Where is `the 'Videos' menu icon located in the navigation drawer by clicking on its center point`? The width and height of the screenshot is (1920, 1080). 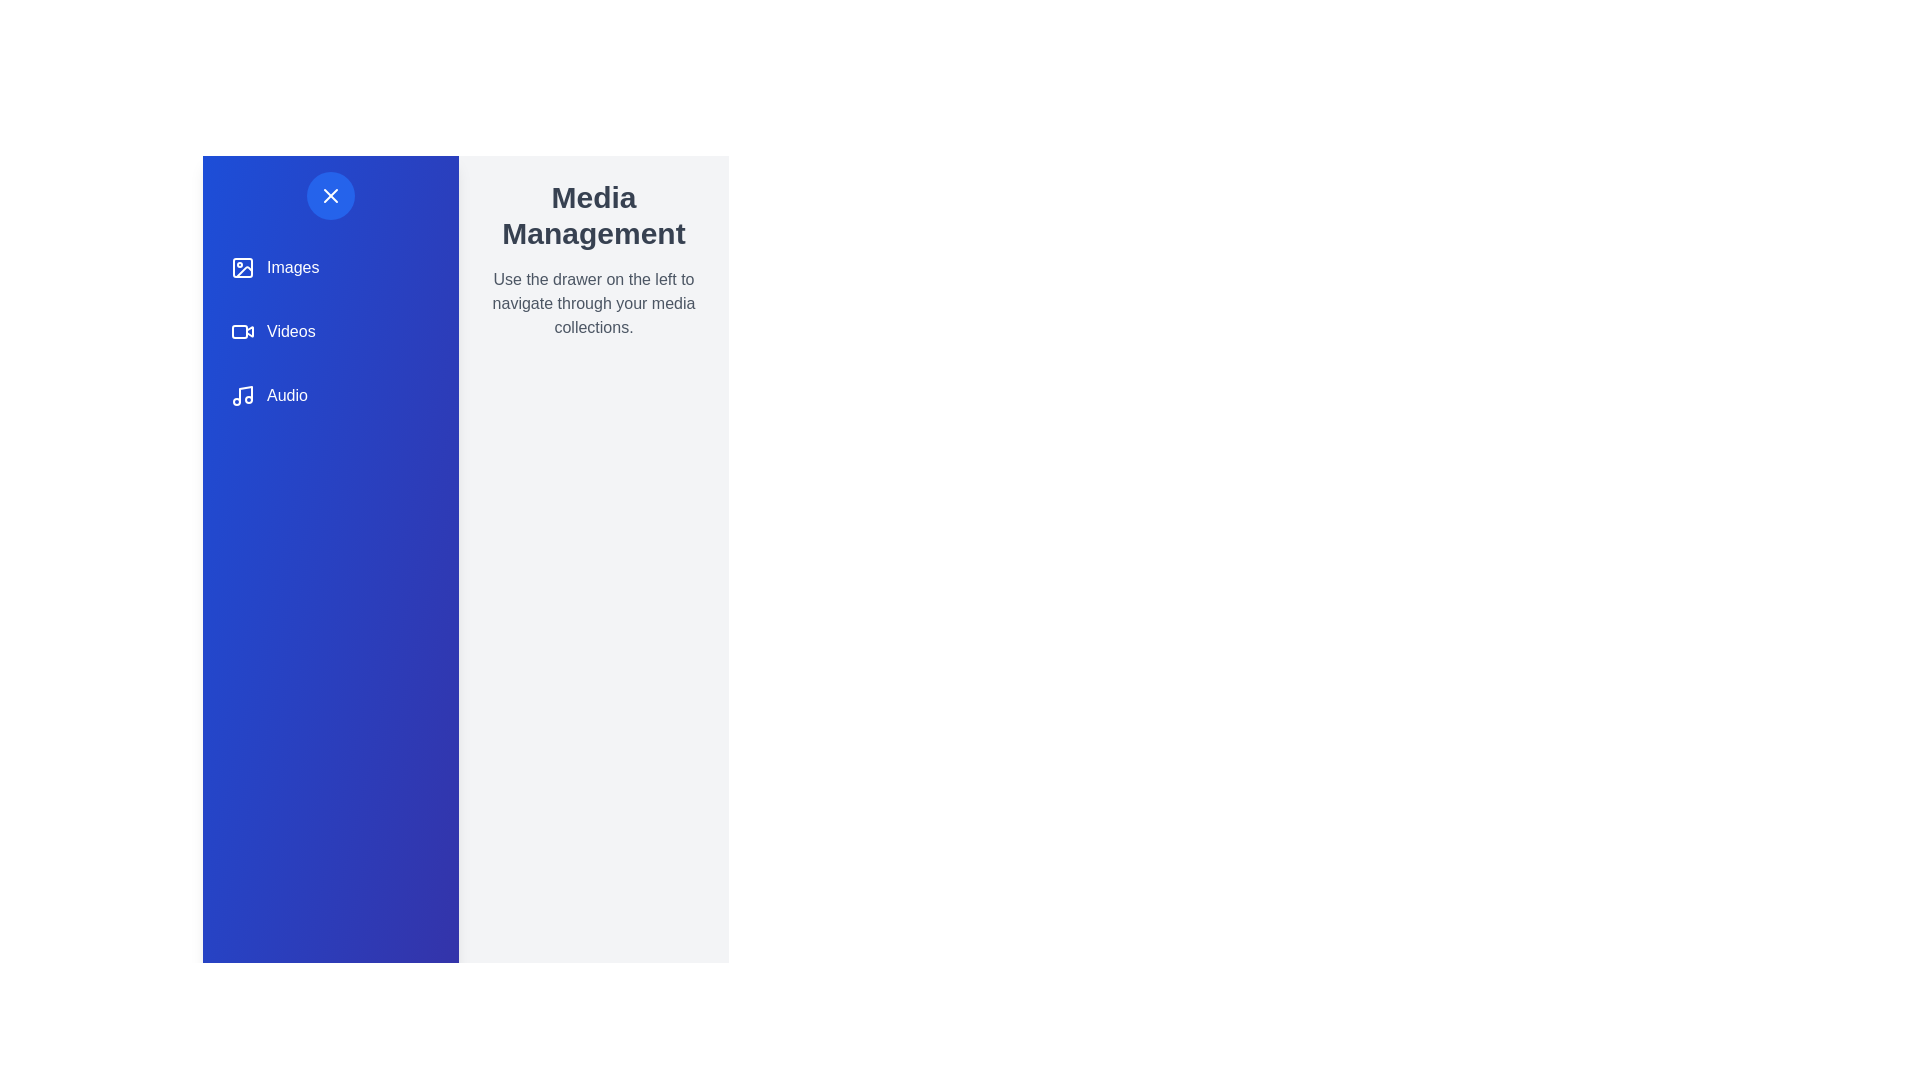
the 'Videos' menu icon located in the navigation drawer by clicking on its center point is located at coordinates (242, 330).